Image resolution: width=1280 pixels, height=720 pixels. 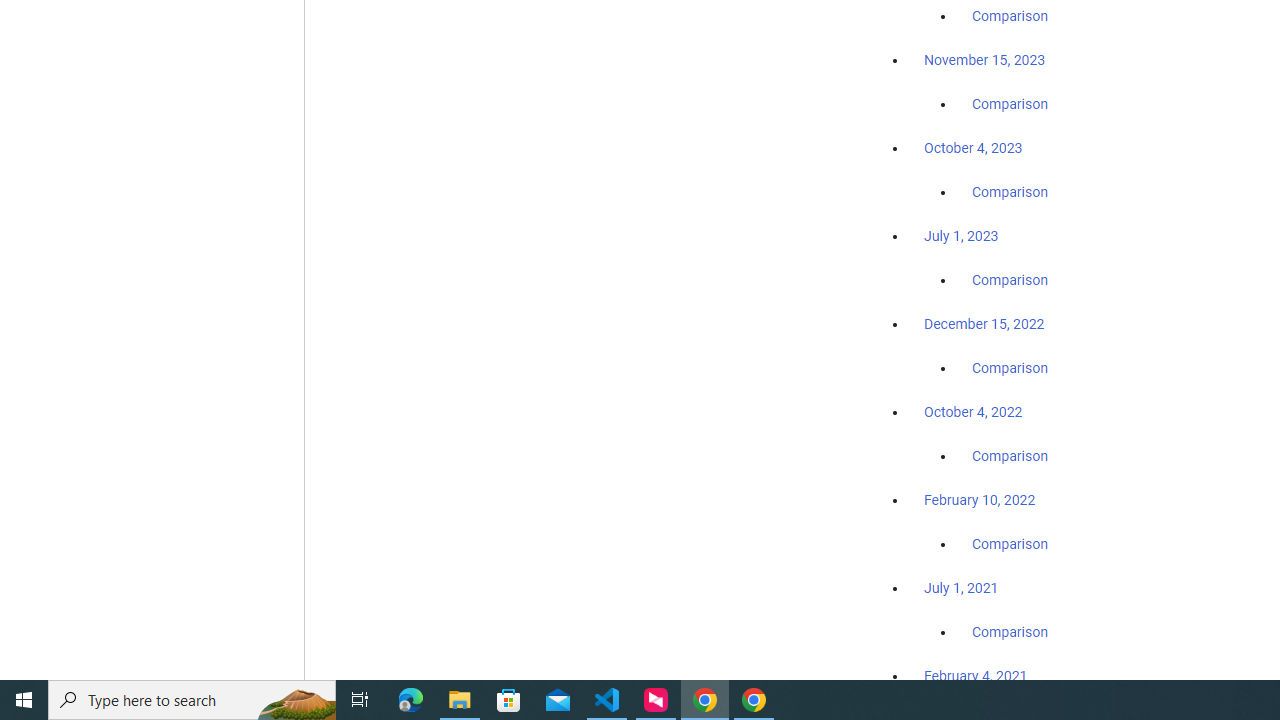 I want to click on 'February 4, 2021', so click(x=976, y=675).